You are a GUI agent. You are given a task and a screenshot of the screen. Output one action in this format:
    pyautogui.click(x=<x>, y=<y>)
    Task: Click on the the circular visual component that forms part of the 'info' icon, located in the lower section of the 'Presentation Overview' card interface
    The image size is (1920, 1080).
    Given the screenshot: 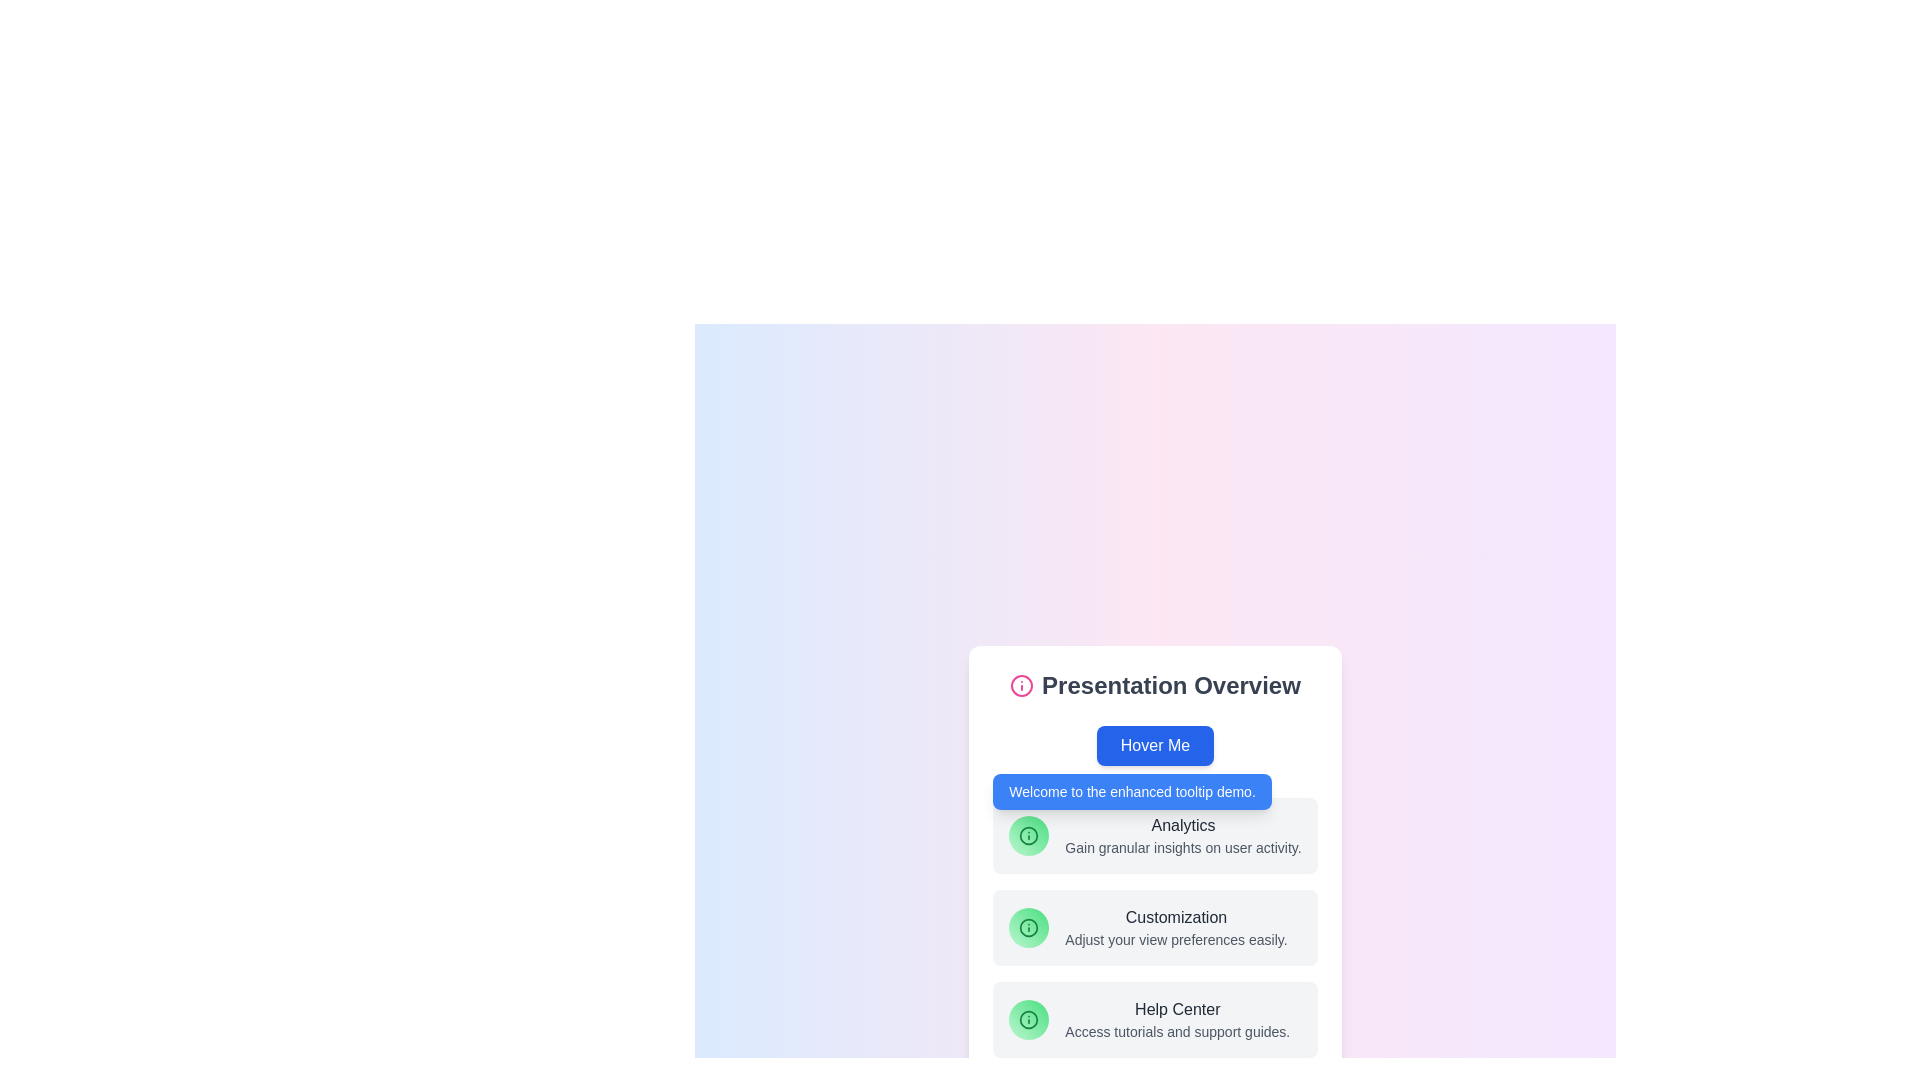 What is the action you would take?
    pyautogui.click(x=1022, y=685)
    